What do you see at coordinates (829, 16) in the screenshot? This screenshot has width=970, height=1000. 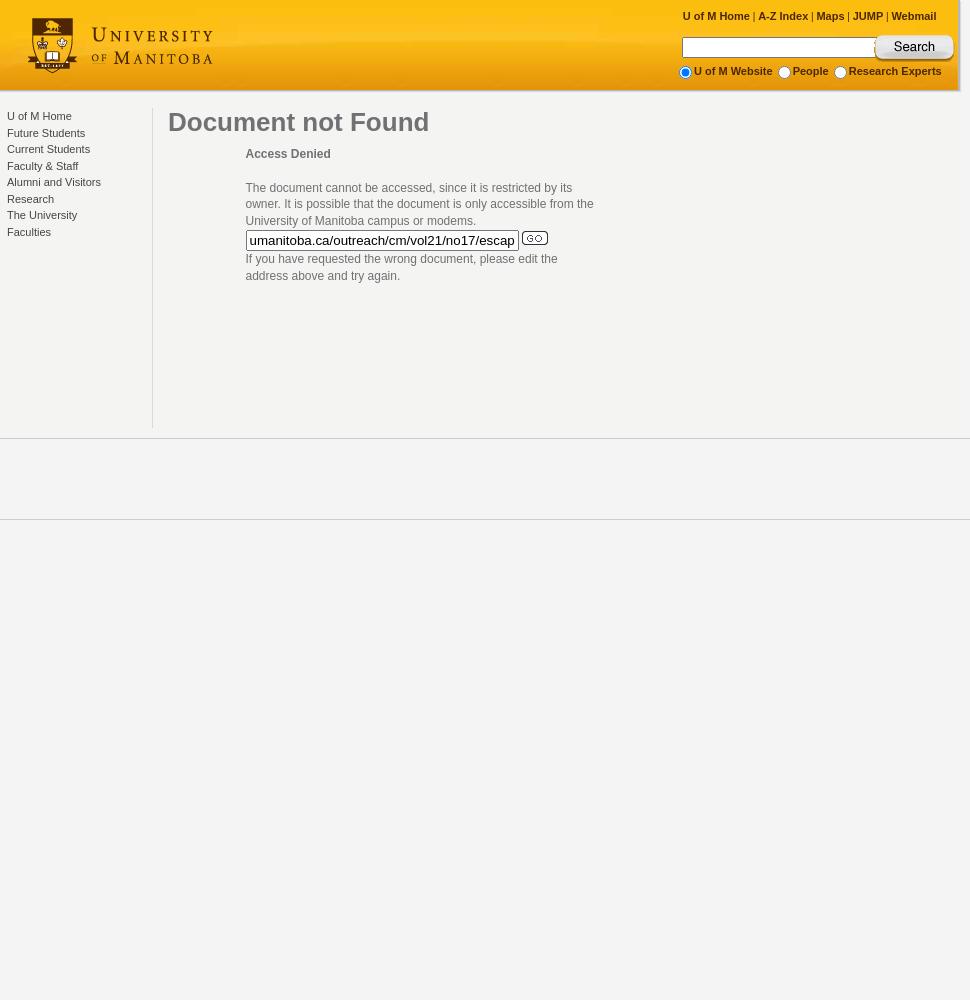 I see `'Maps'` at bounding box center [829, 16].